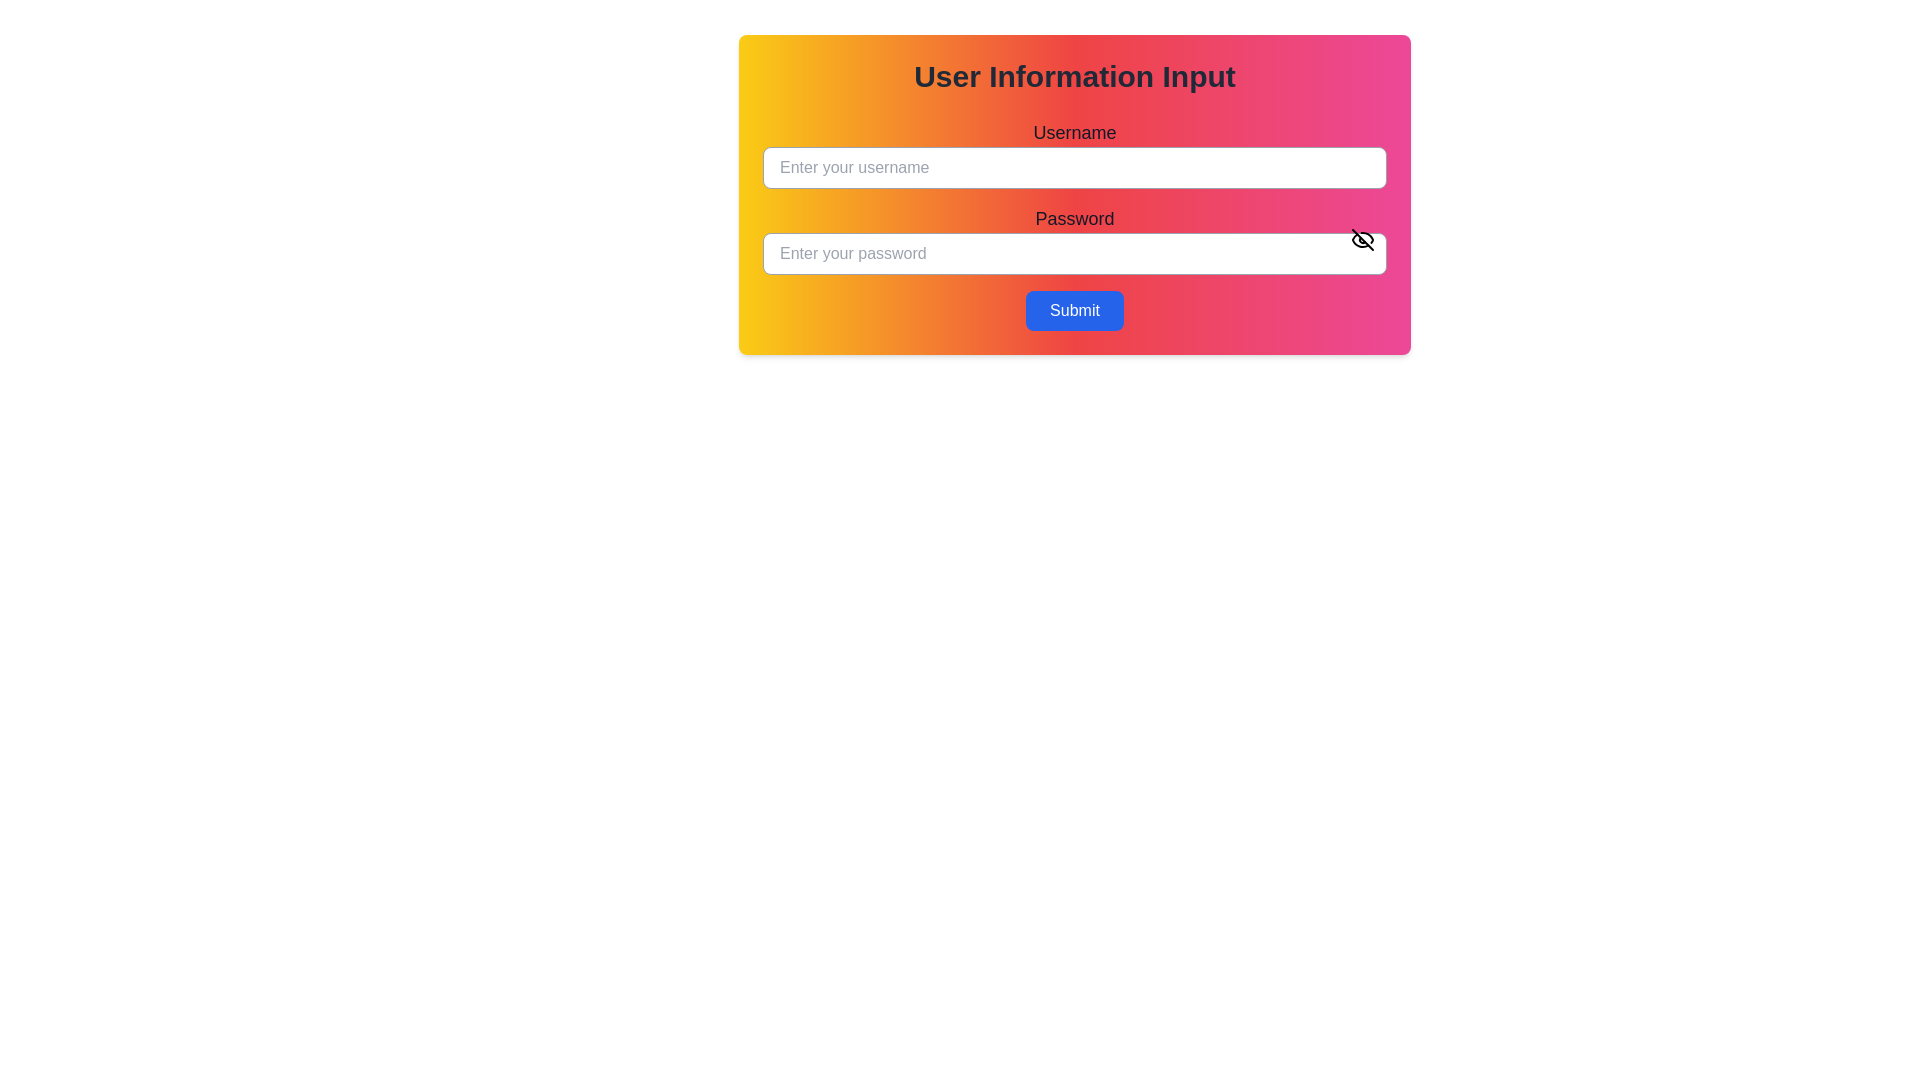 The height and width of the screenshot is (1080, 1920). Describe the element at coordinates (1074, 311) in the screenshot. I see `the 'Submit' button located at the bottom of the form with a blue background and white text` at that location.